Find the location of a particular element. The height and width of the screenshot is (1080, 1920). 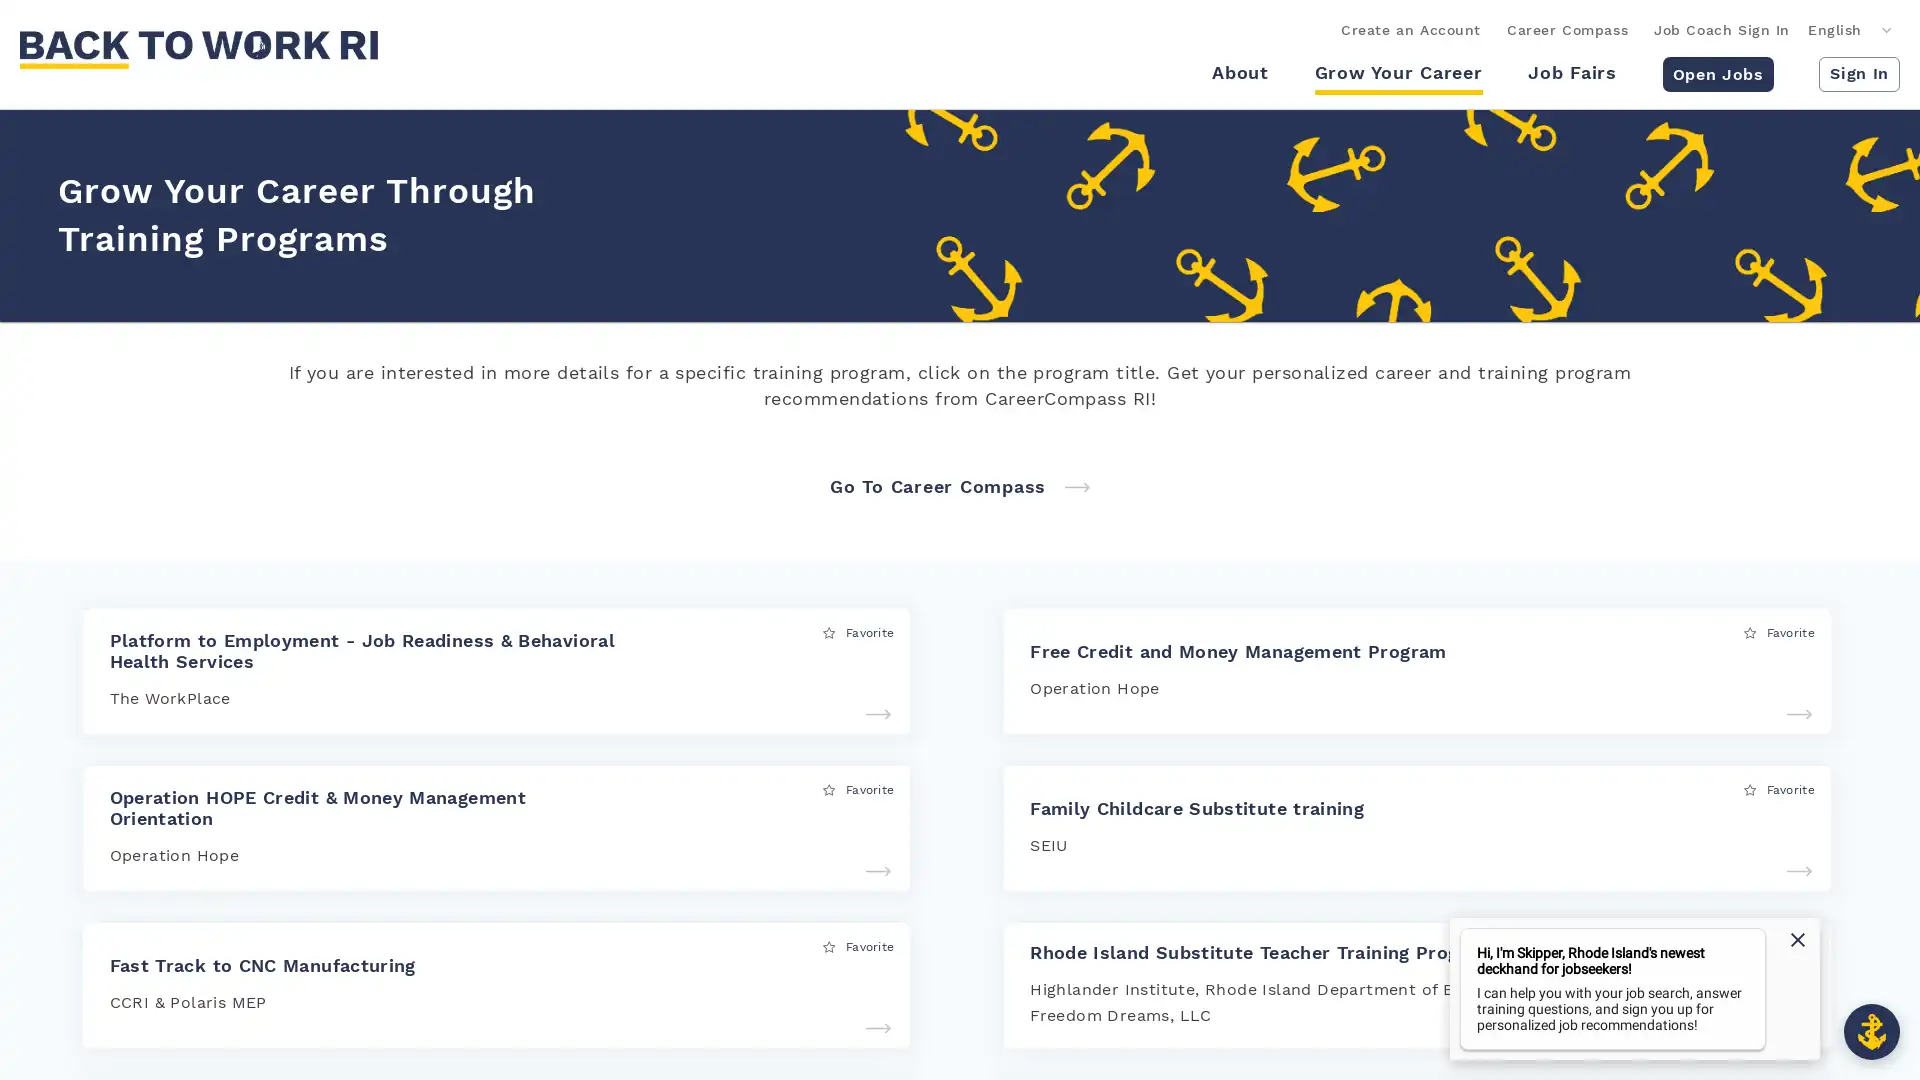

not favorite Favorite is located at coordinates (858, 788).